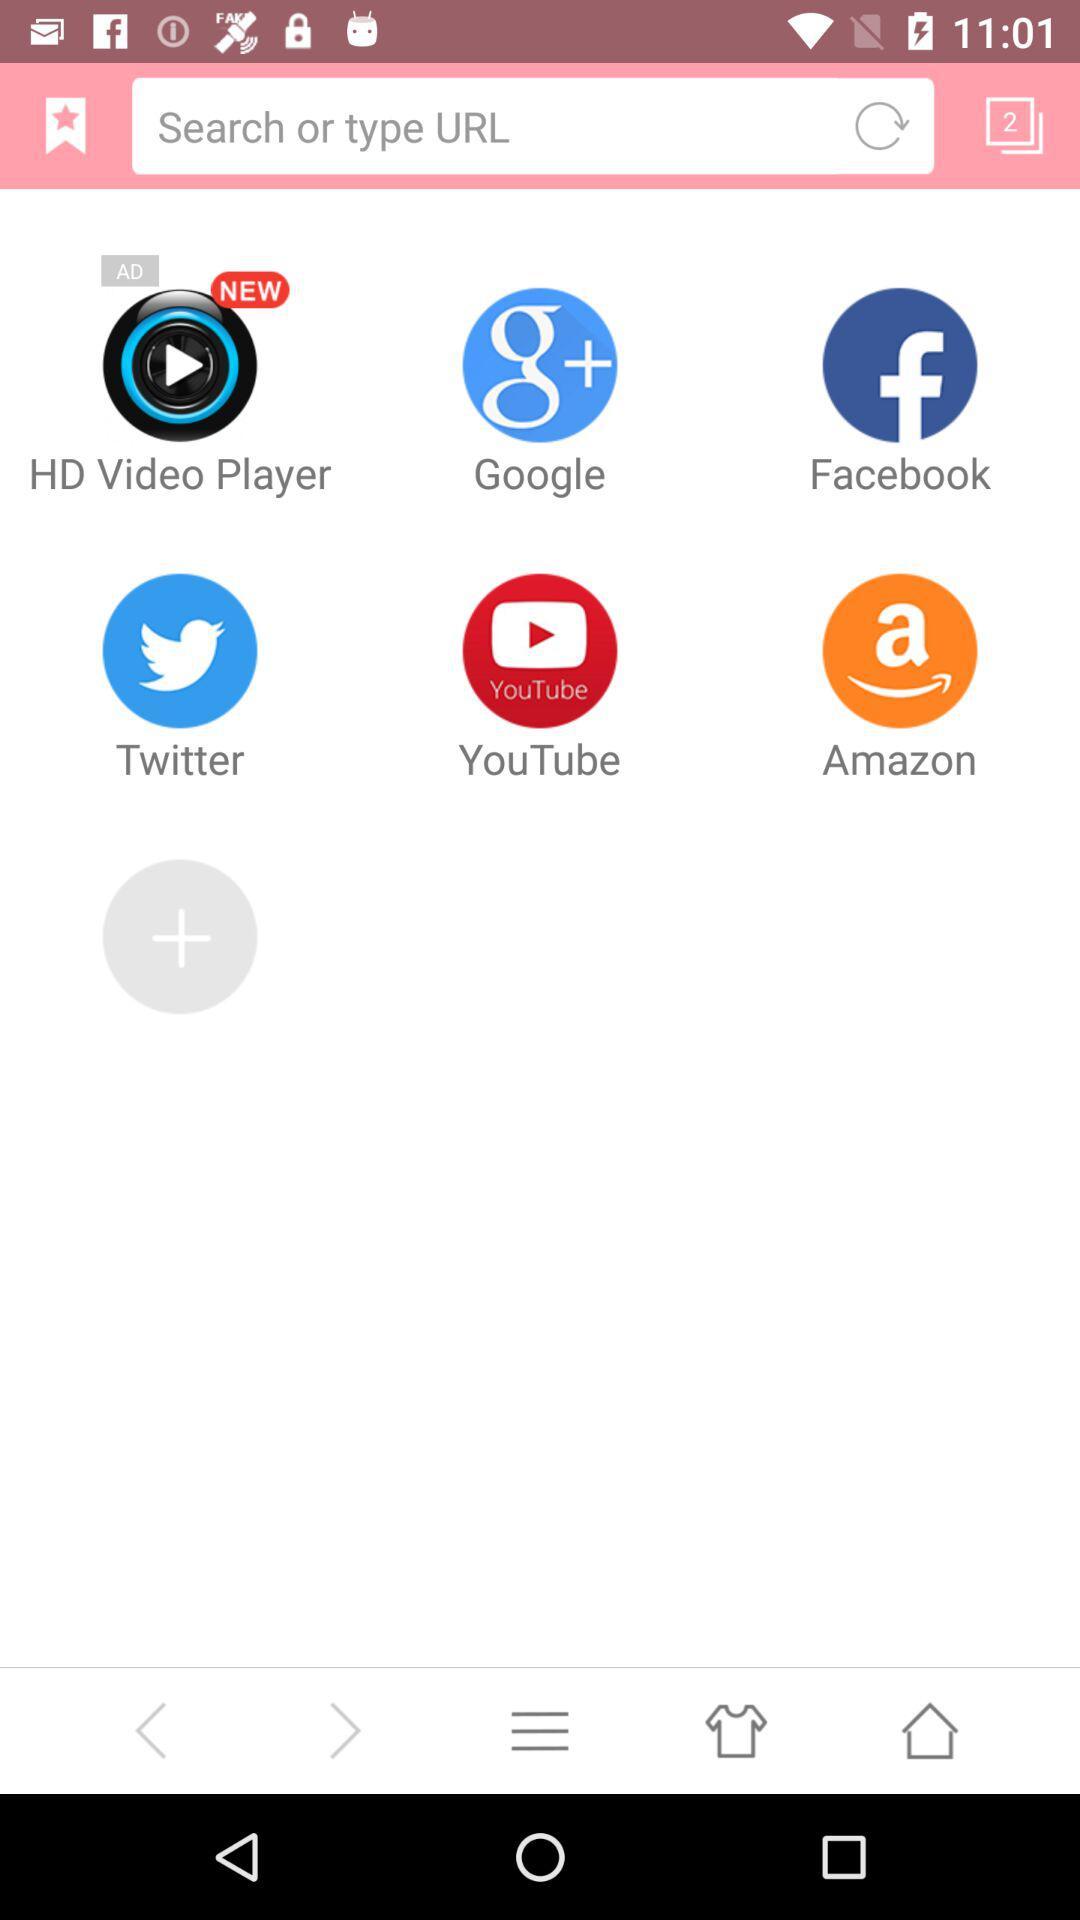  What do you see at coordinates (1014, 124) in the screenshot?
I see `page` at bounding box center [1014, 124].